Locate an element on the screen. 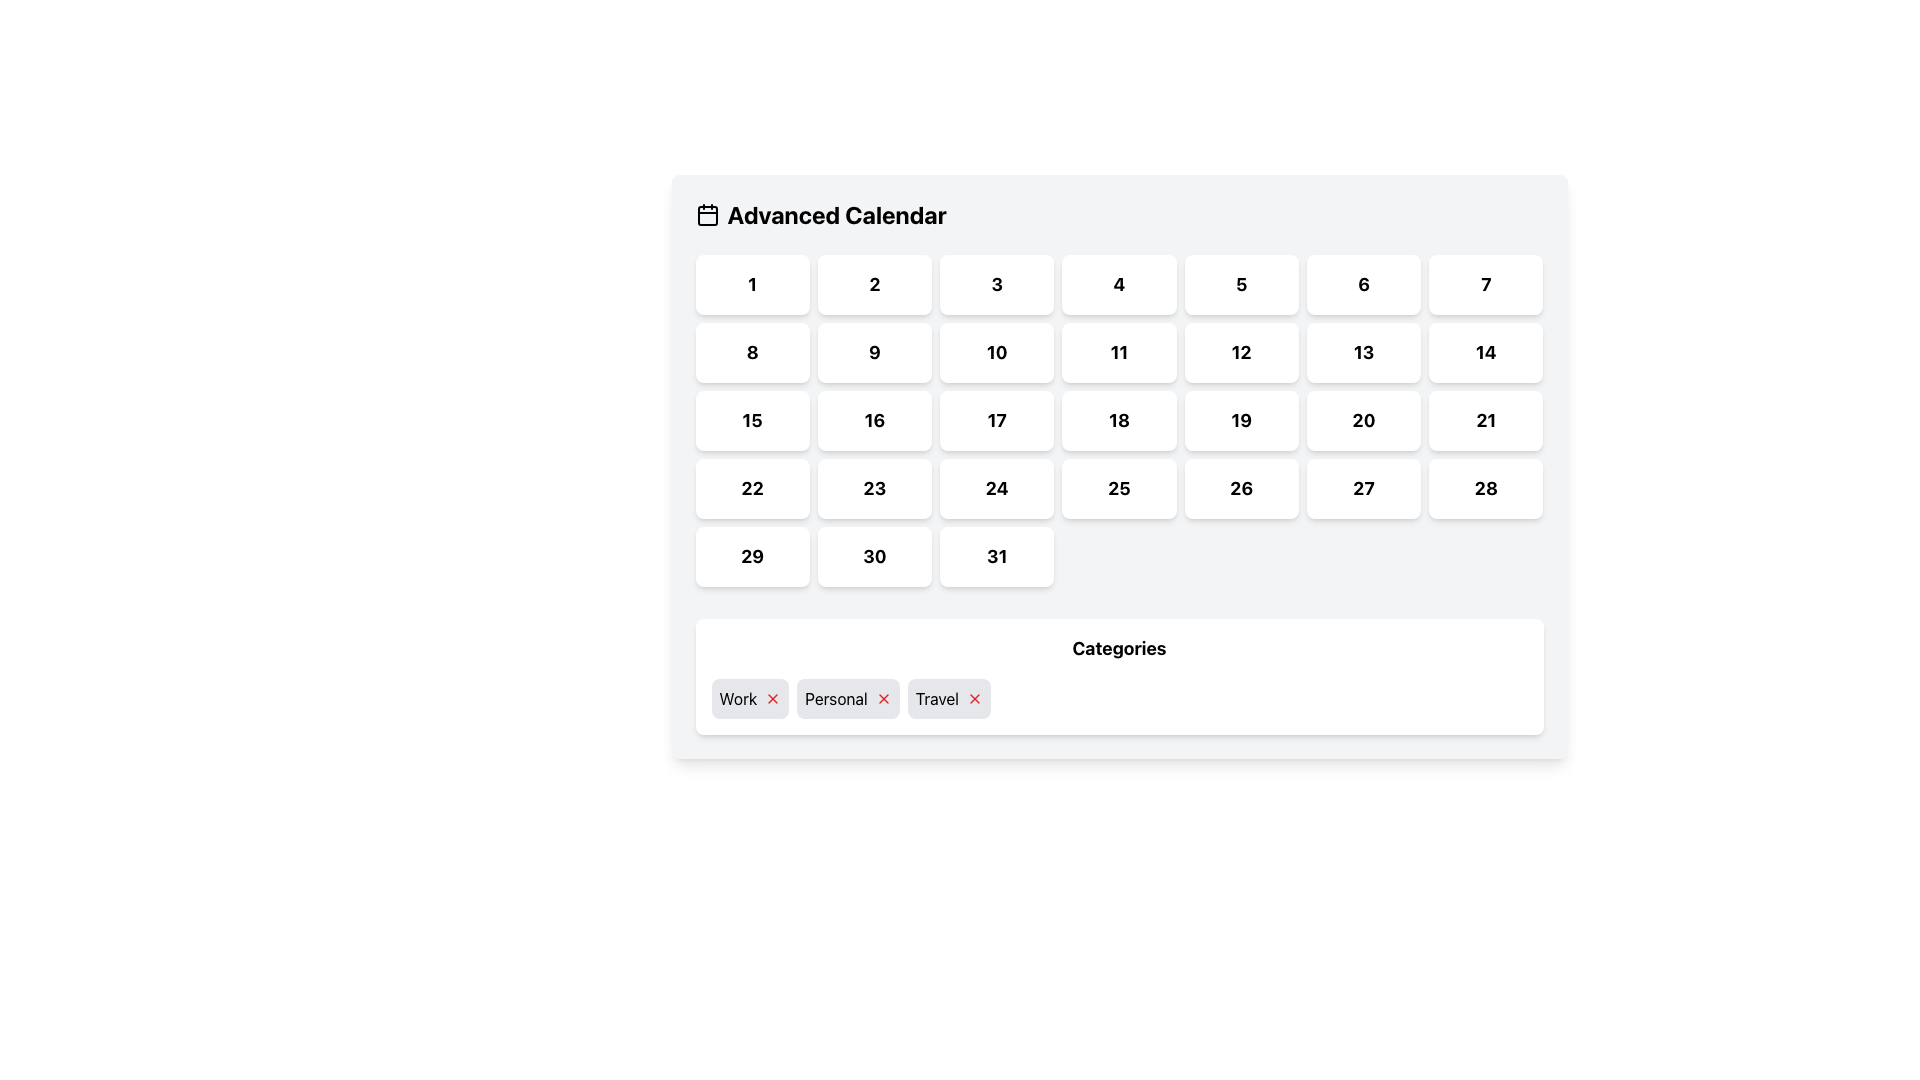 This screenshot has height=1080, width=1920. the bold, large text displaying the number '16' is located at coordinates (874, 419).